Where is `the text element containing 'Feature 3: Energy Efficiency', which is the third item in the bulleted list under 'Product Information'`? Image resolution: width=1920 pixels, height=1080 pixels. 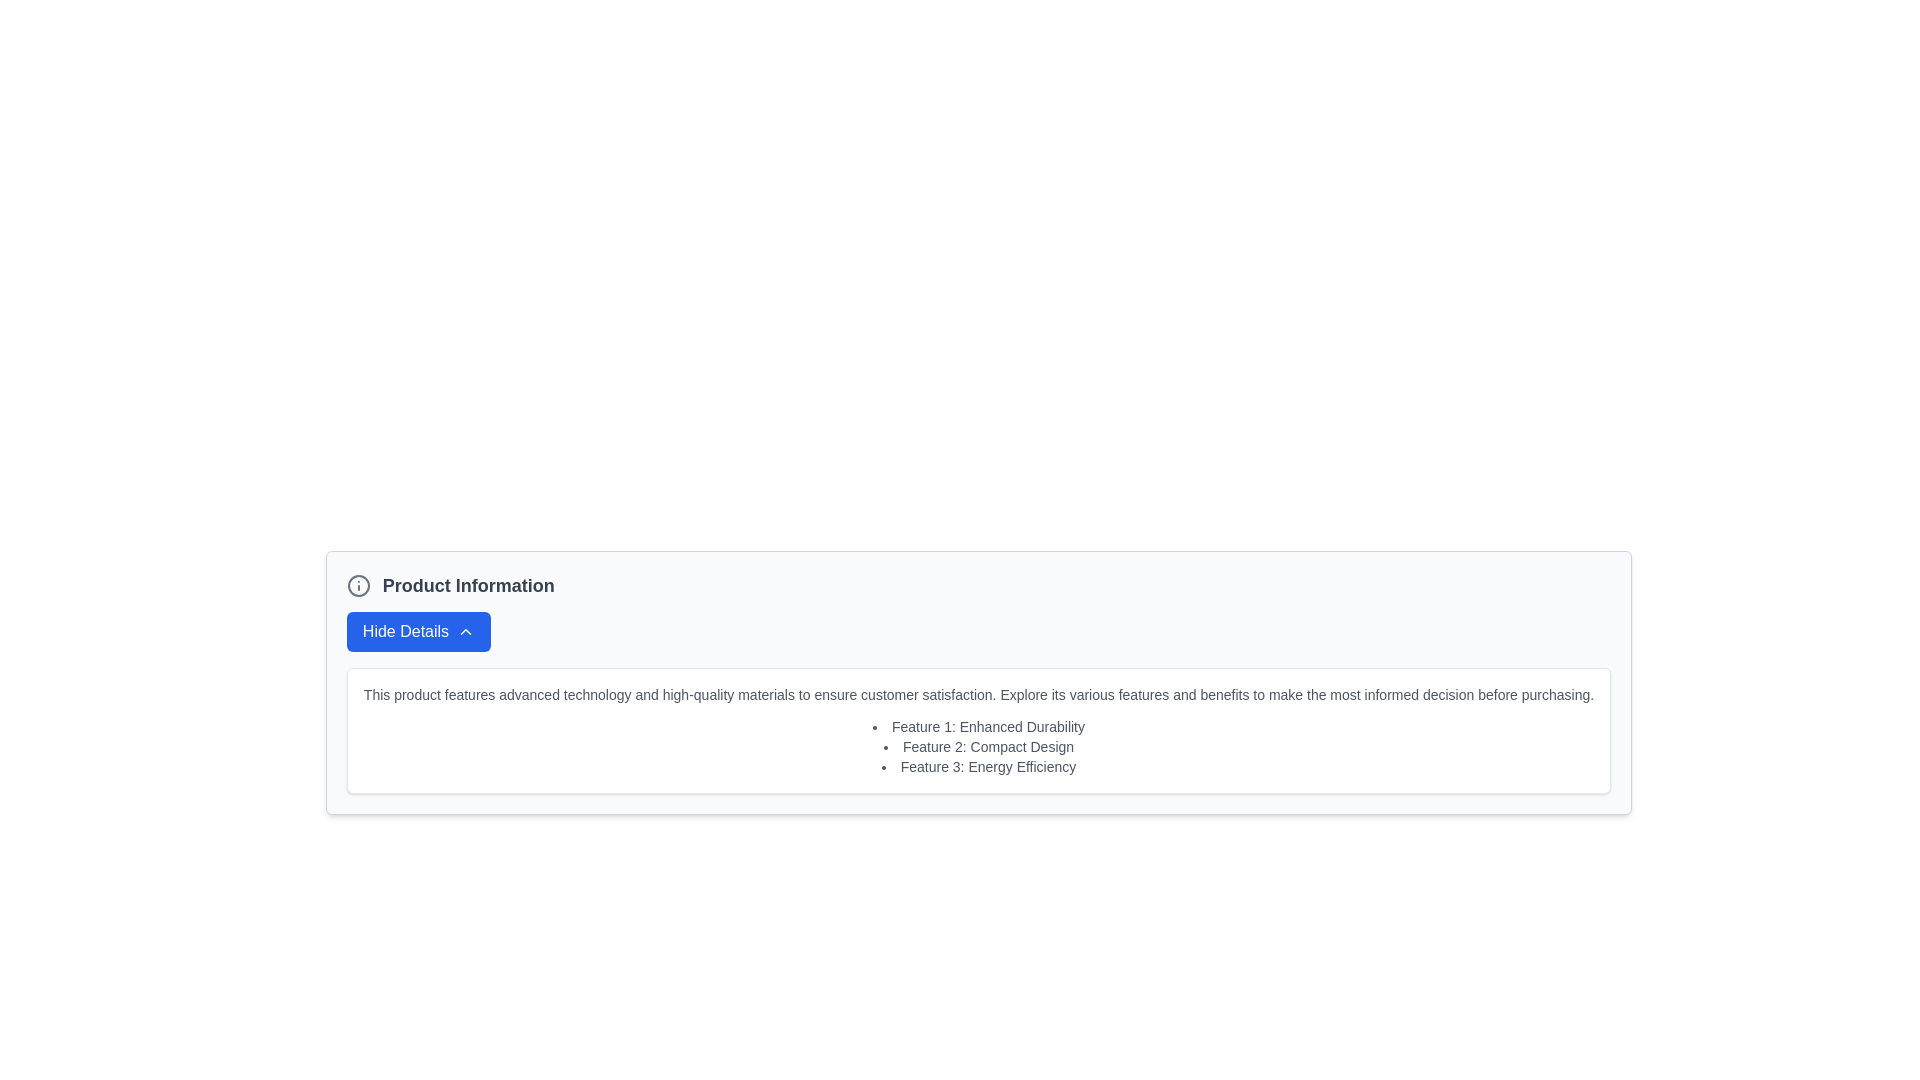
the text element containing 'Feature 3: Energy Efficiency', which is the third item in the bulleted list under 'Product Information' is located at coordinates (979, 766).